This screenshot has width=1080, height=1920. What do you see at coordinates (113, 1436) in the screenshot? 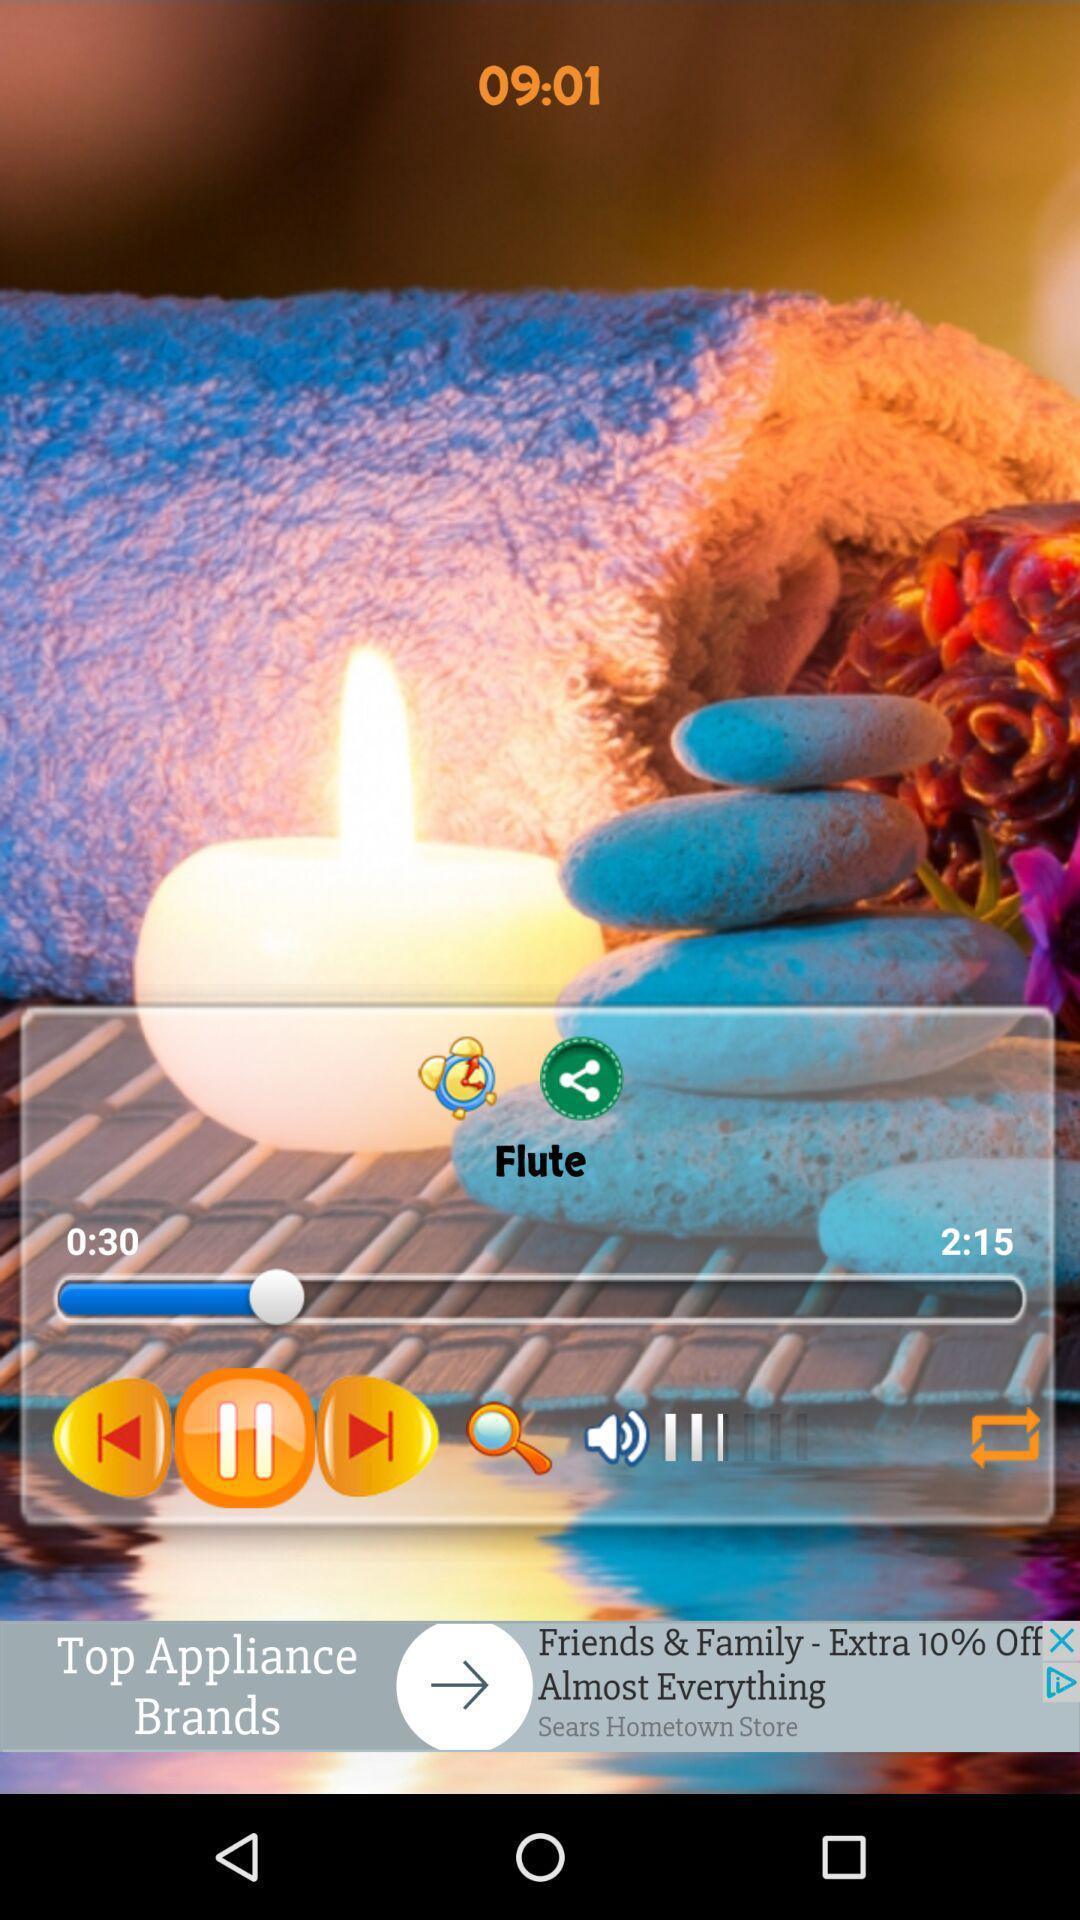
I see `rewind` at bounding box center [113, 1436].